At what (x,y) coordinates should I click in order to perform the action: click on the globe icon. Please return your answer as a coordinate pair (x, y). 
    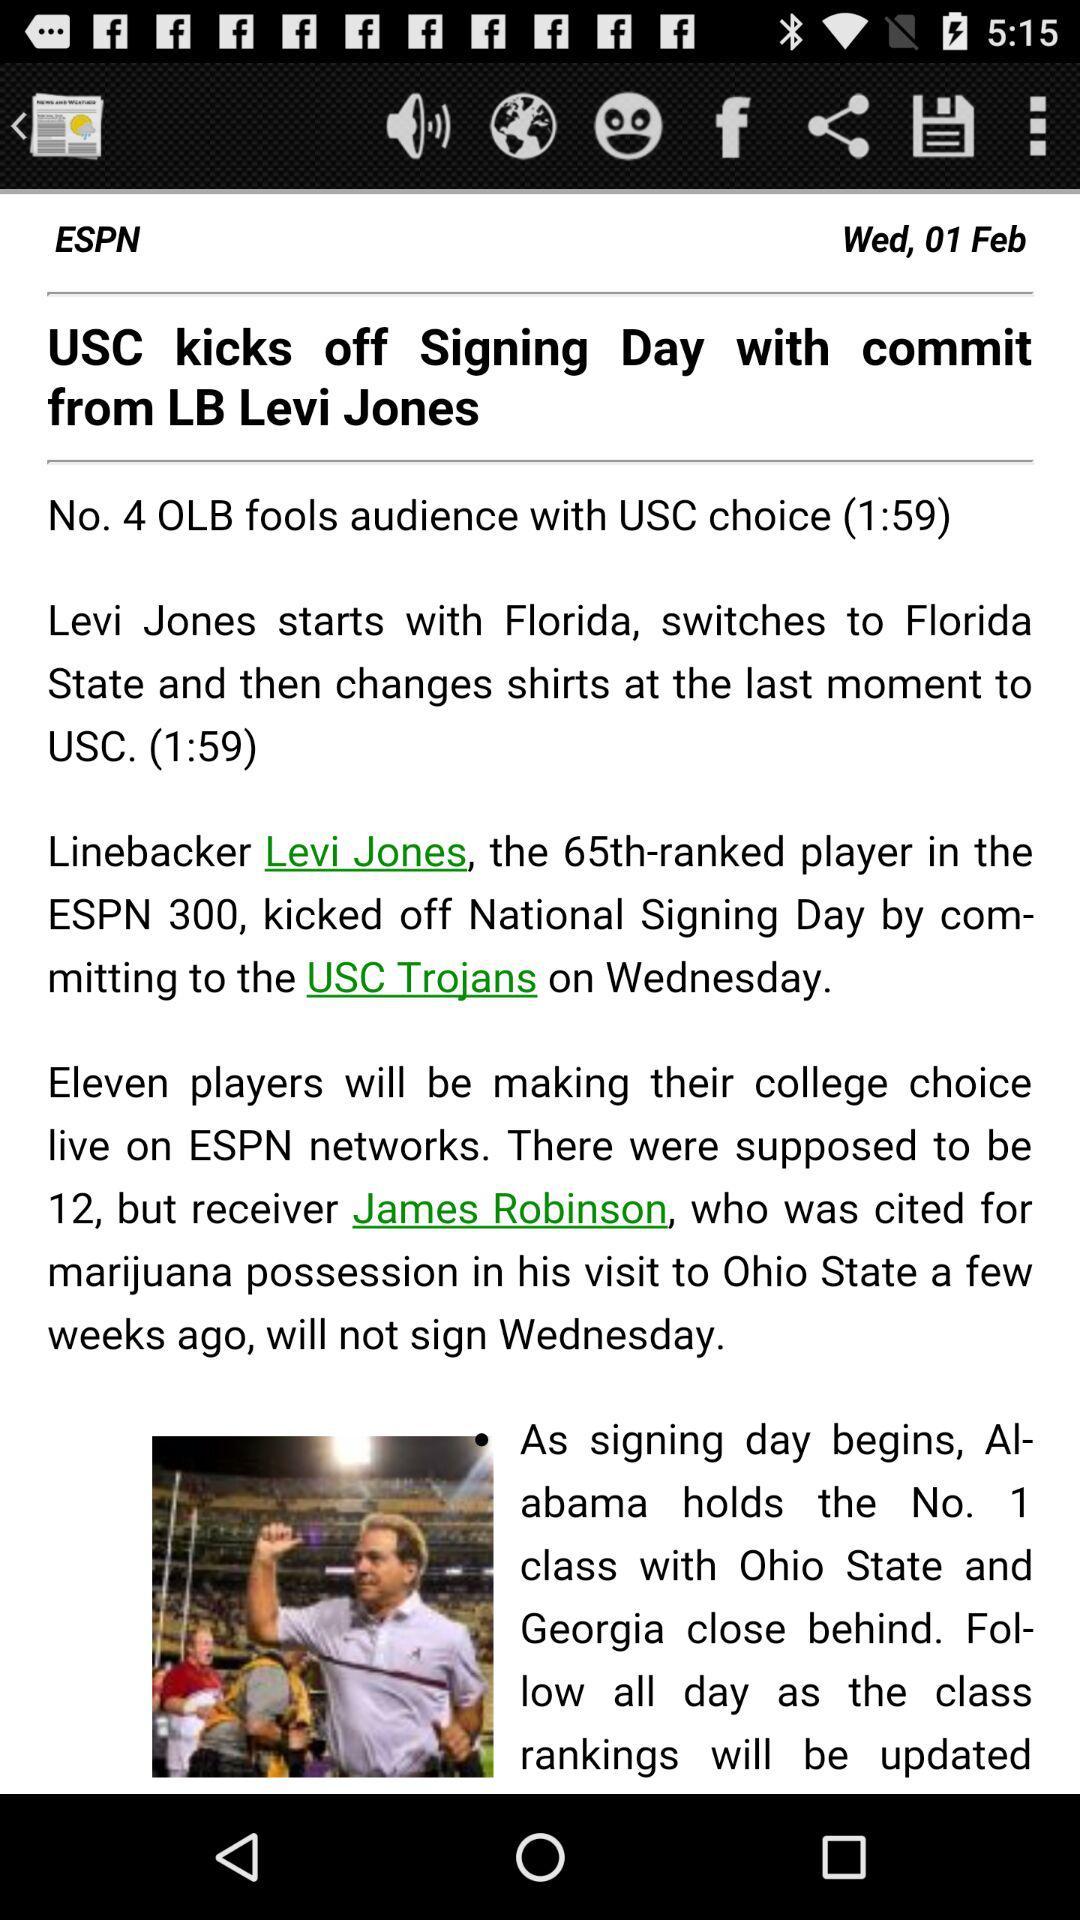
    Looking at the image, I should click on (522, 133).